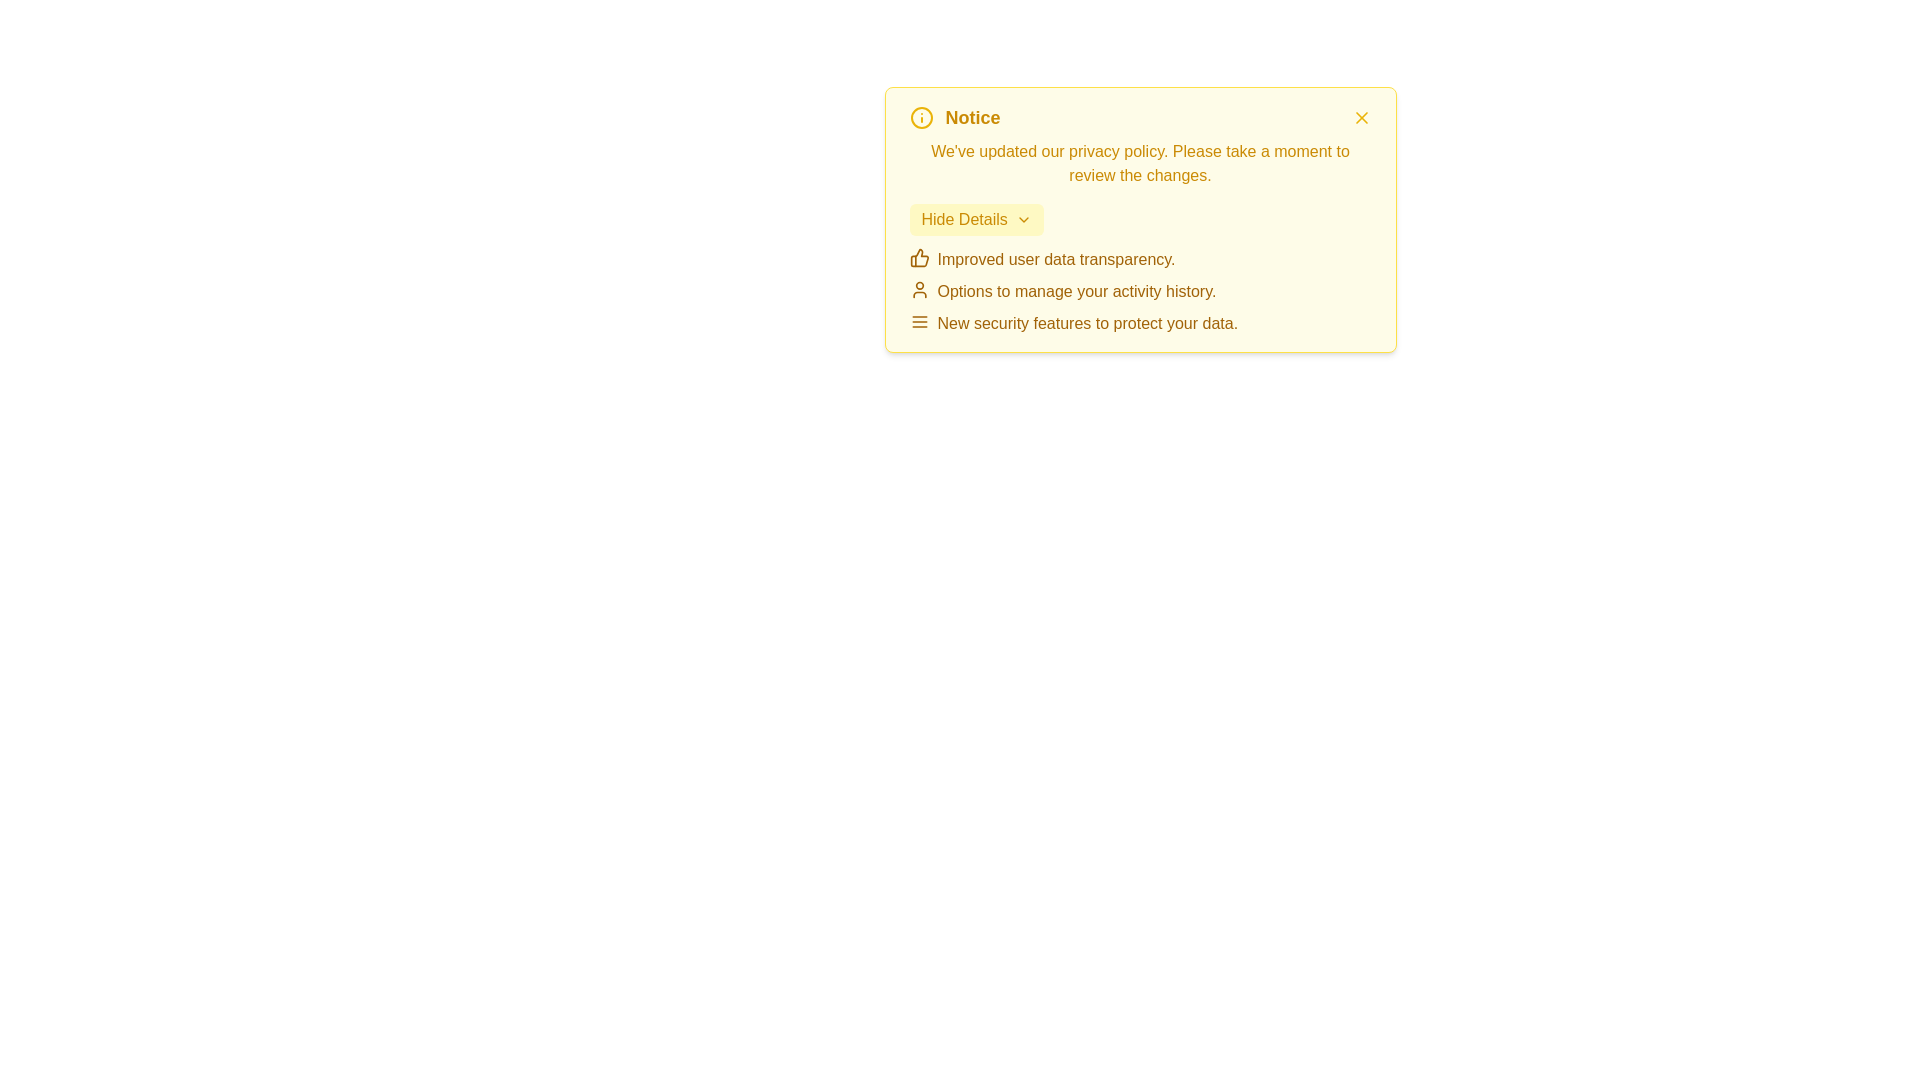 The width and height of the screenshot is (1920, 1080). What do you see at coordinates (920, 118) in the screenshot?
I see `the informational notification icon located to the left of the bold yellow text label 'Notice' in the header area of the notification box` at bounding box center [920, 118].